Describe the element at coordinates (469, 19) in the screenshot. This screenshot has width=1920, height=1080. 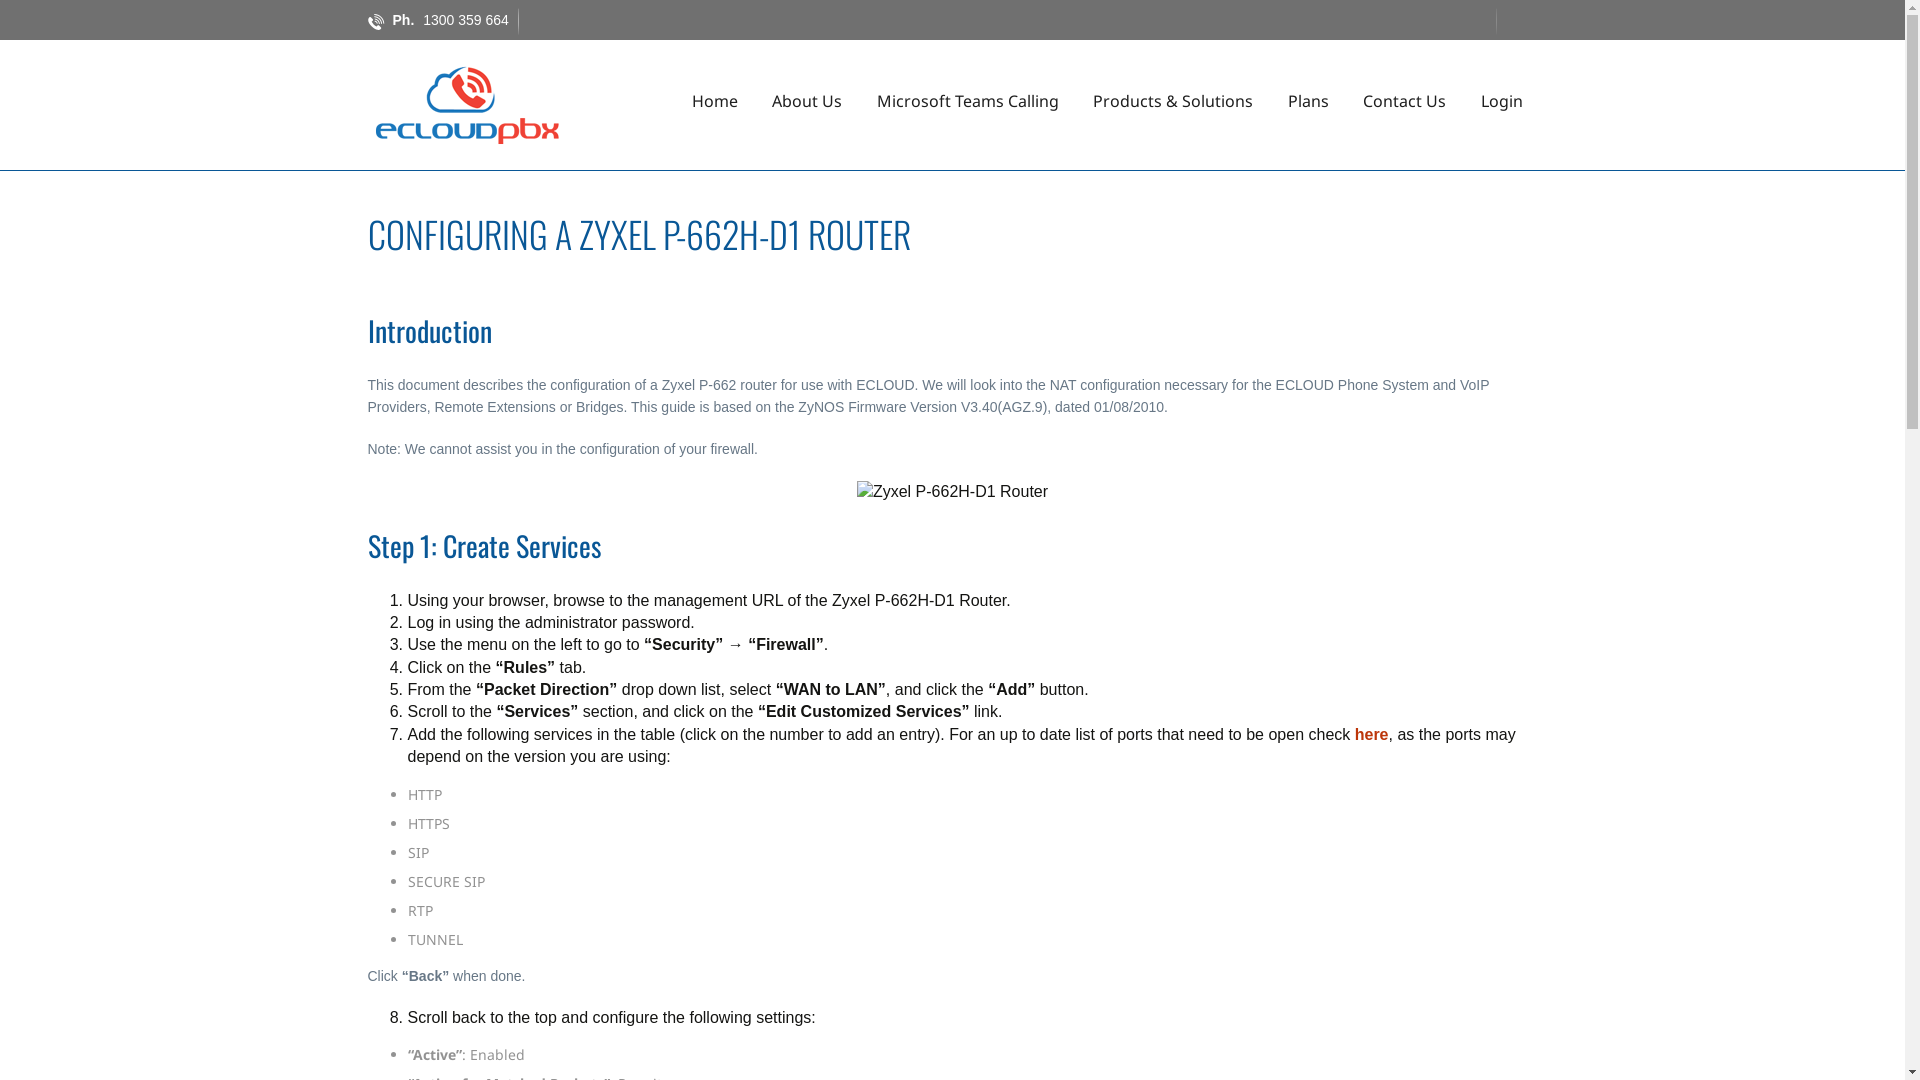
I see `'1300 359 664'` at that location.